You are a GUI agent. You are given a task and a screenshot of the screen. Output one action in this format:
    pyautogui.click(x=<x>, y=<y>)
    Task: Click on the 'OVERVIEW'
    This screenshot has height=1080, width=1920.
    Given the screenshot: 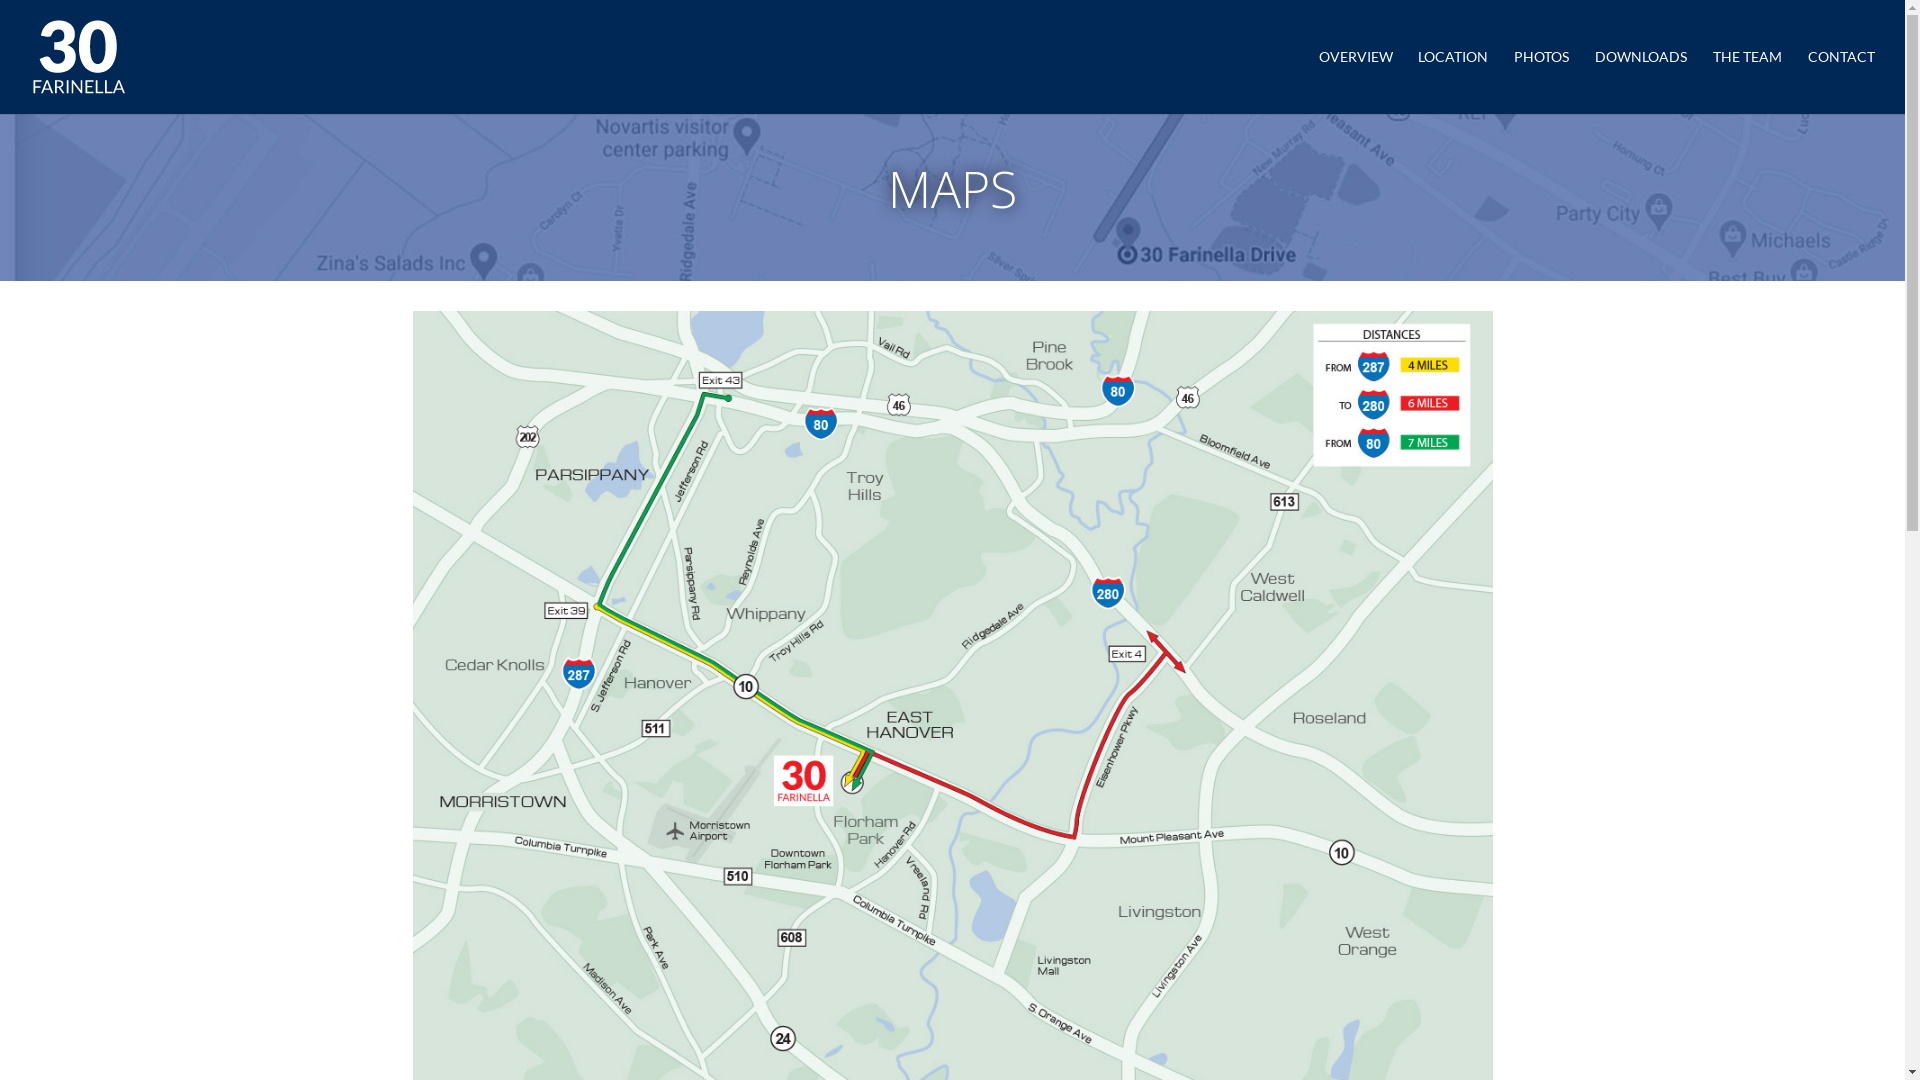 What is the action you would take?
    pyautogui.click(x=1356, y=80)
    